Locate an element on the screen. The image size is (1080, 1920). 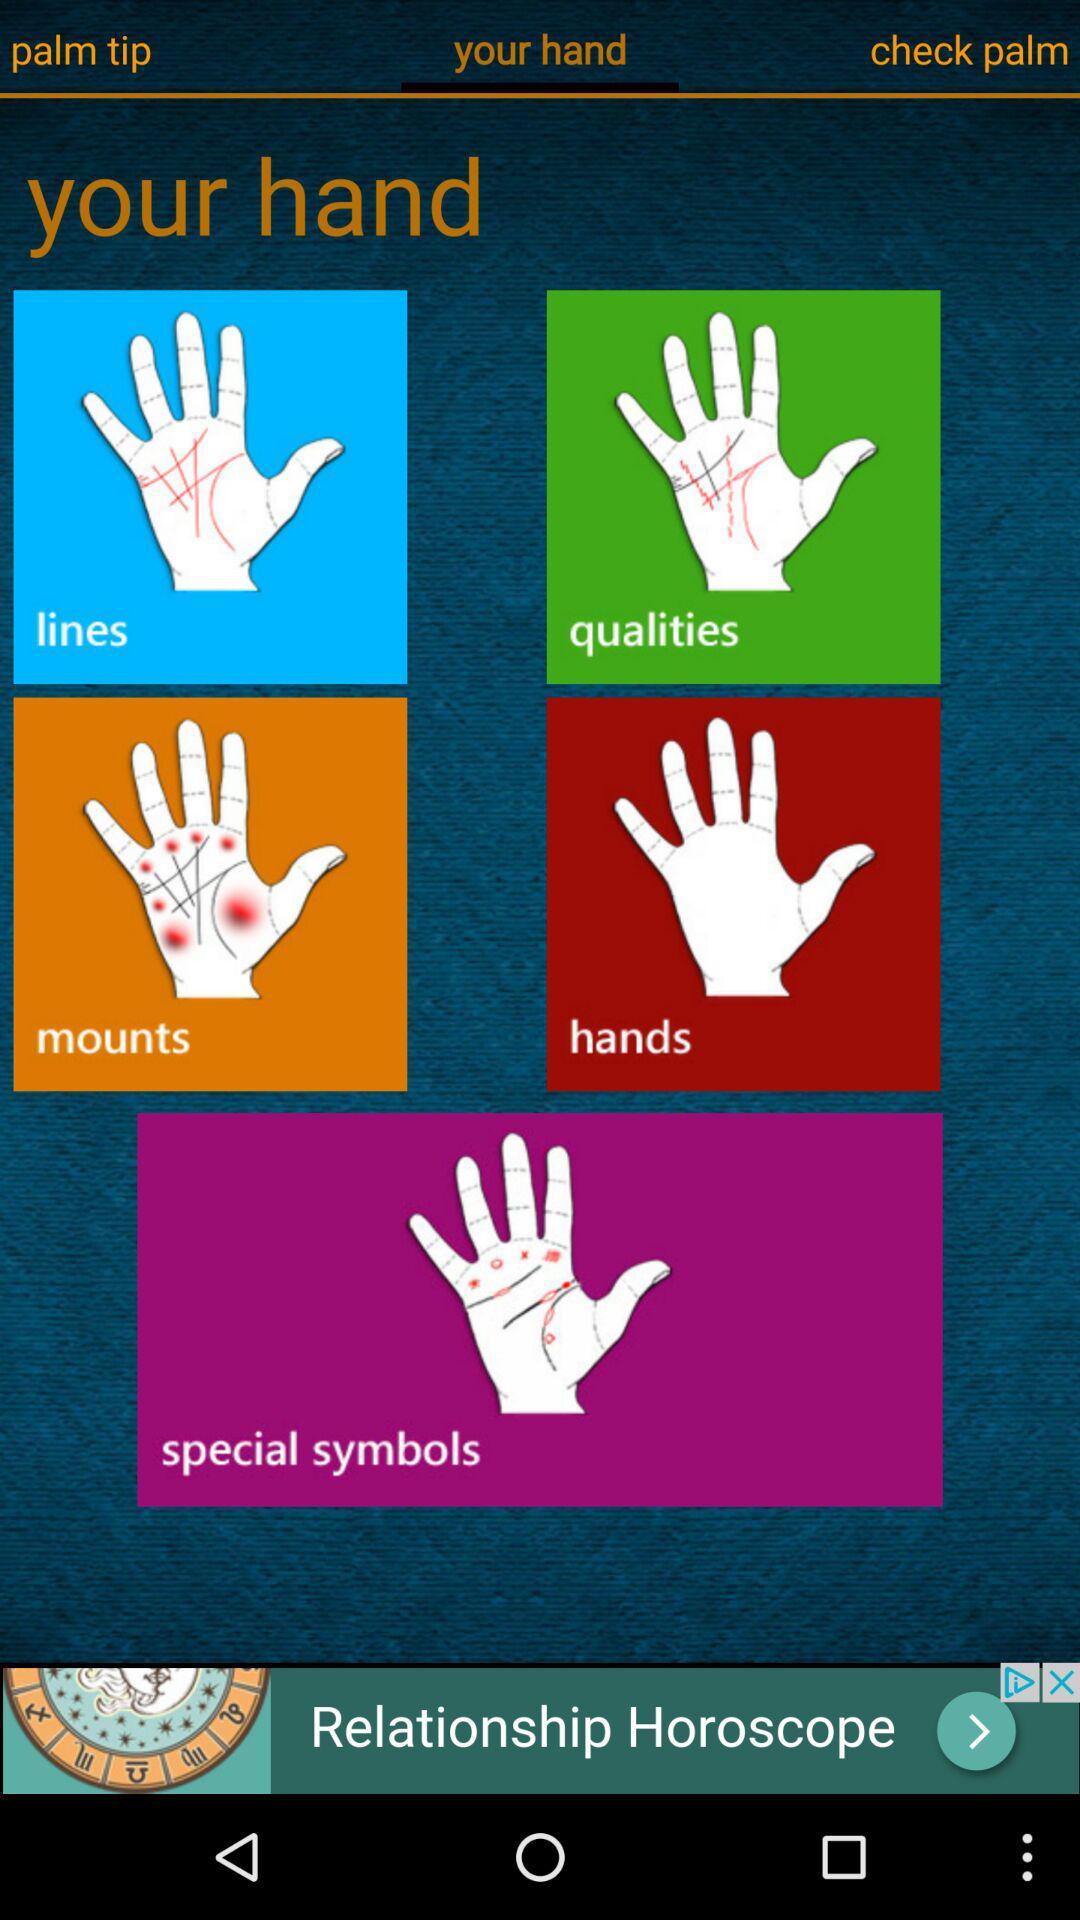
icon for hand qualities is located at coordinates (743, 487).